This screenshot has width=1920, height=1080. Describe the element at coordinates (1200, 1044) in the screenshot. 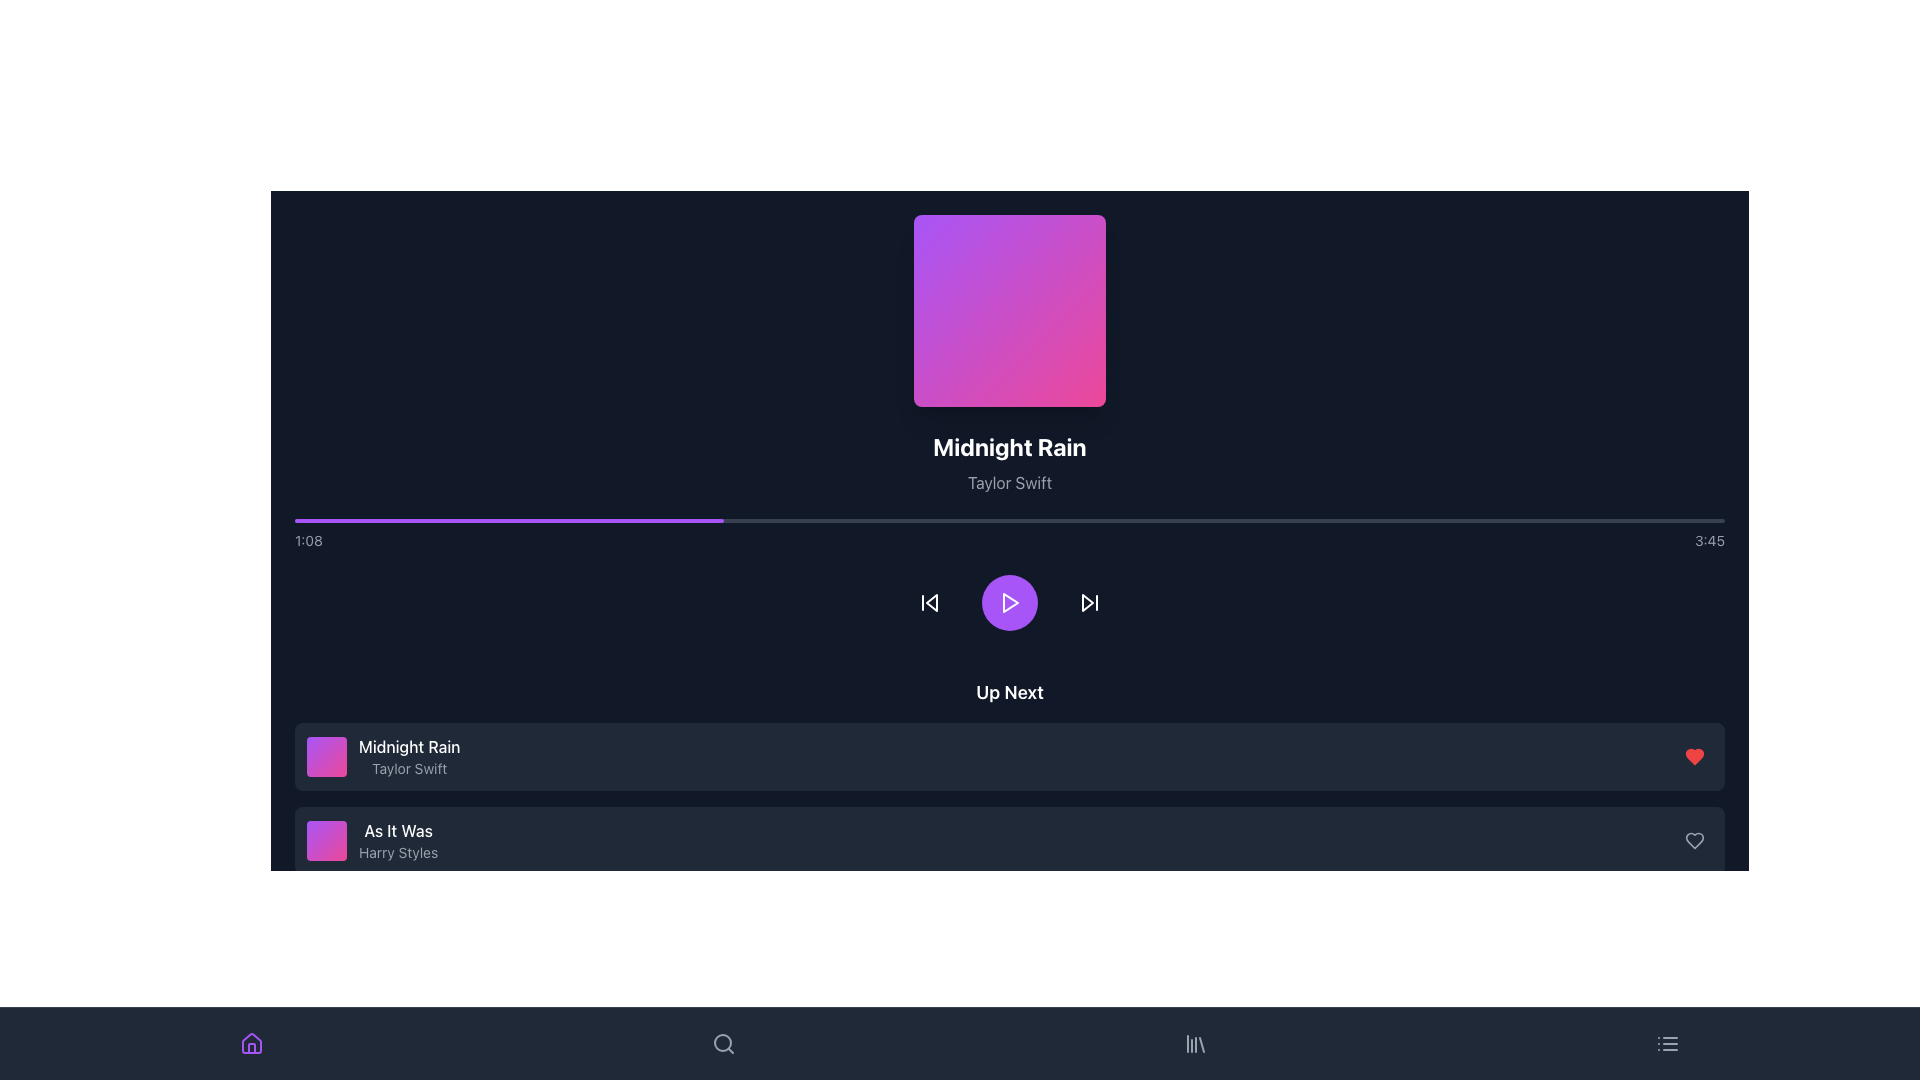

I see `the angled line segment of the SVG icon located in the lower navigation bar, which is part of the library icon and is the rightmost segment` at that location.